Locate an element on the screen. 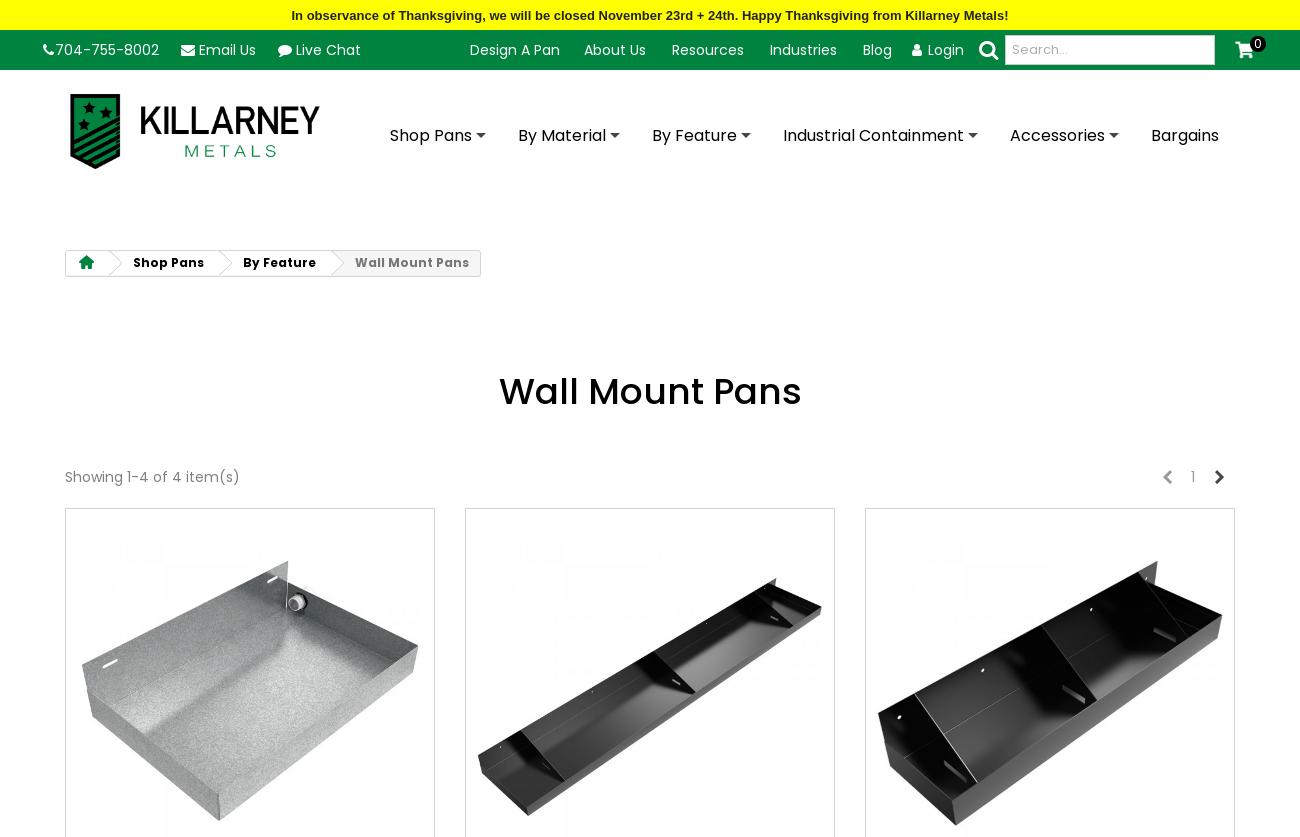  'Accessories' is located at coordinates (1057, 135).